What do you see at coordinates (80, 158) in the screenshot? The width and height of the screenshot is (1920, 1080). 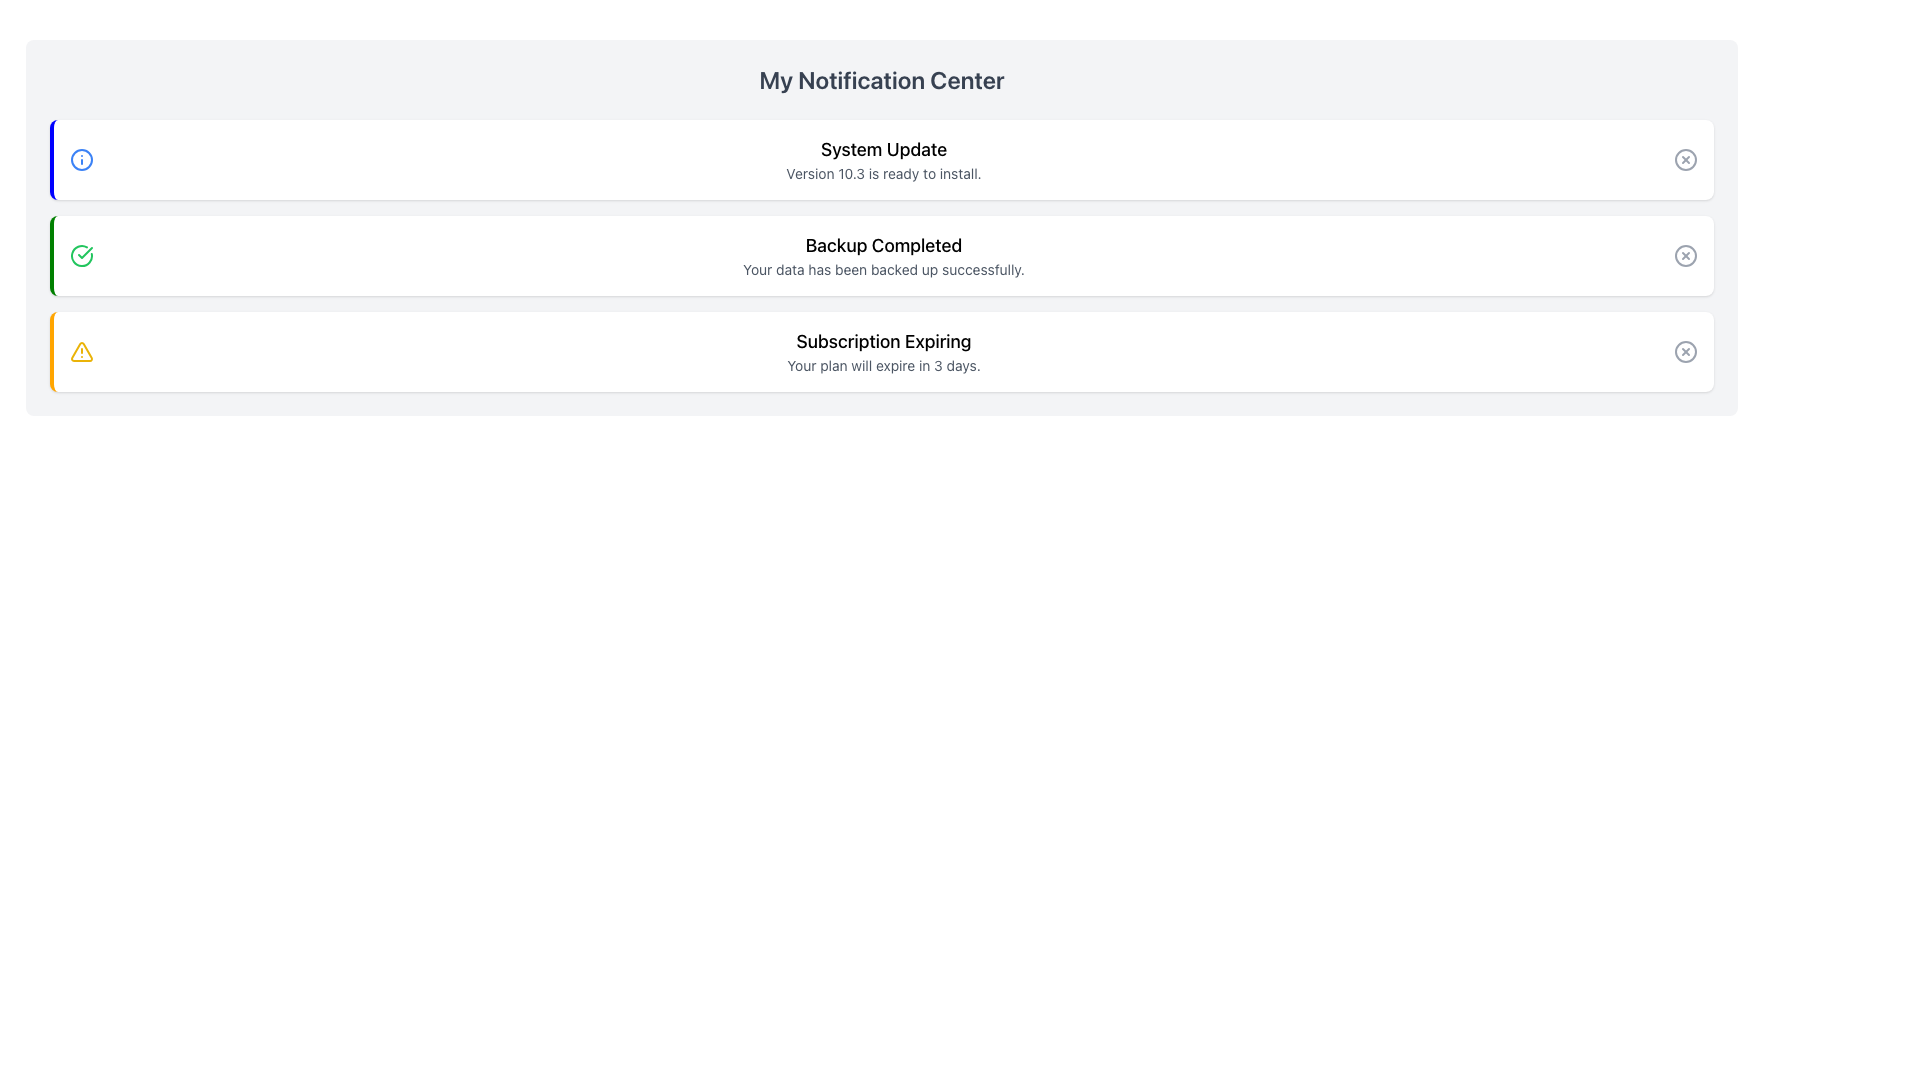 I see `the informational icon located at the leftmost end of the notification bar for 'System Update Version 10.3 is ready to install.'` at bounding box center [80, 158].